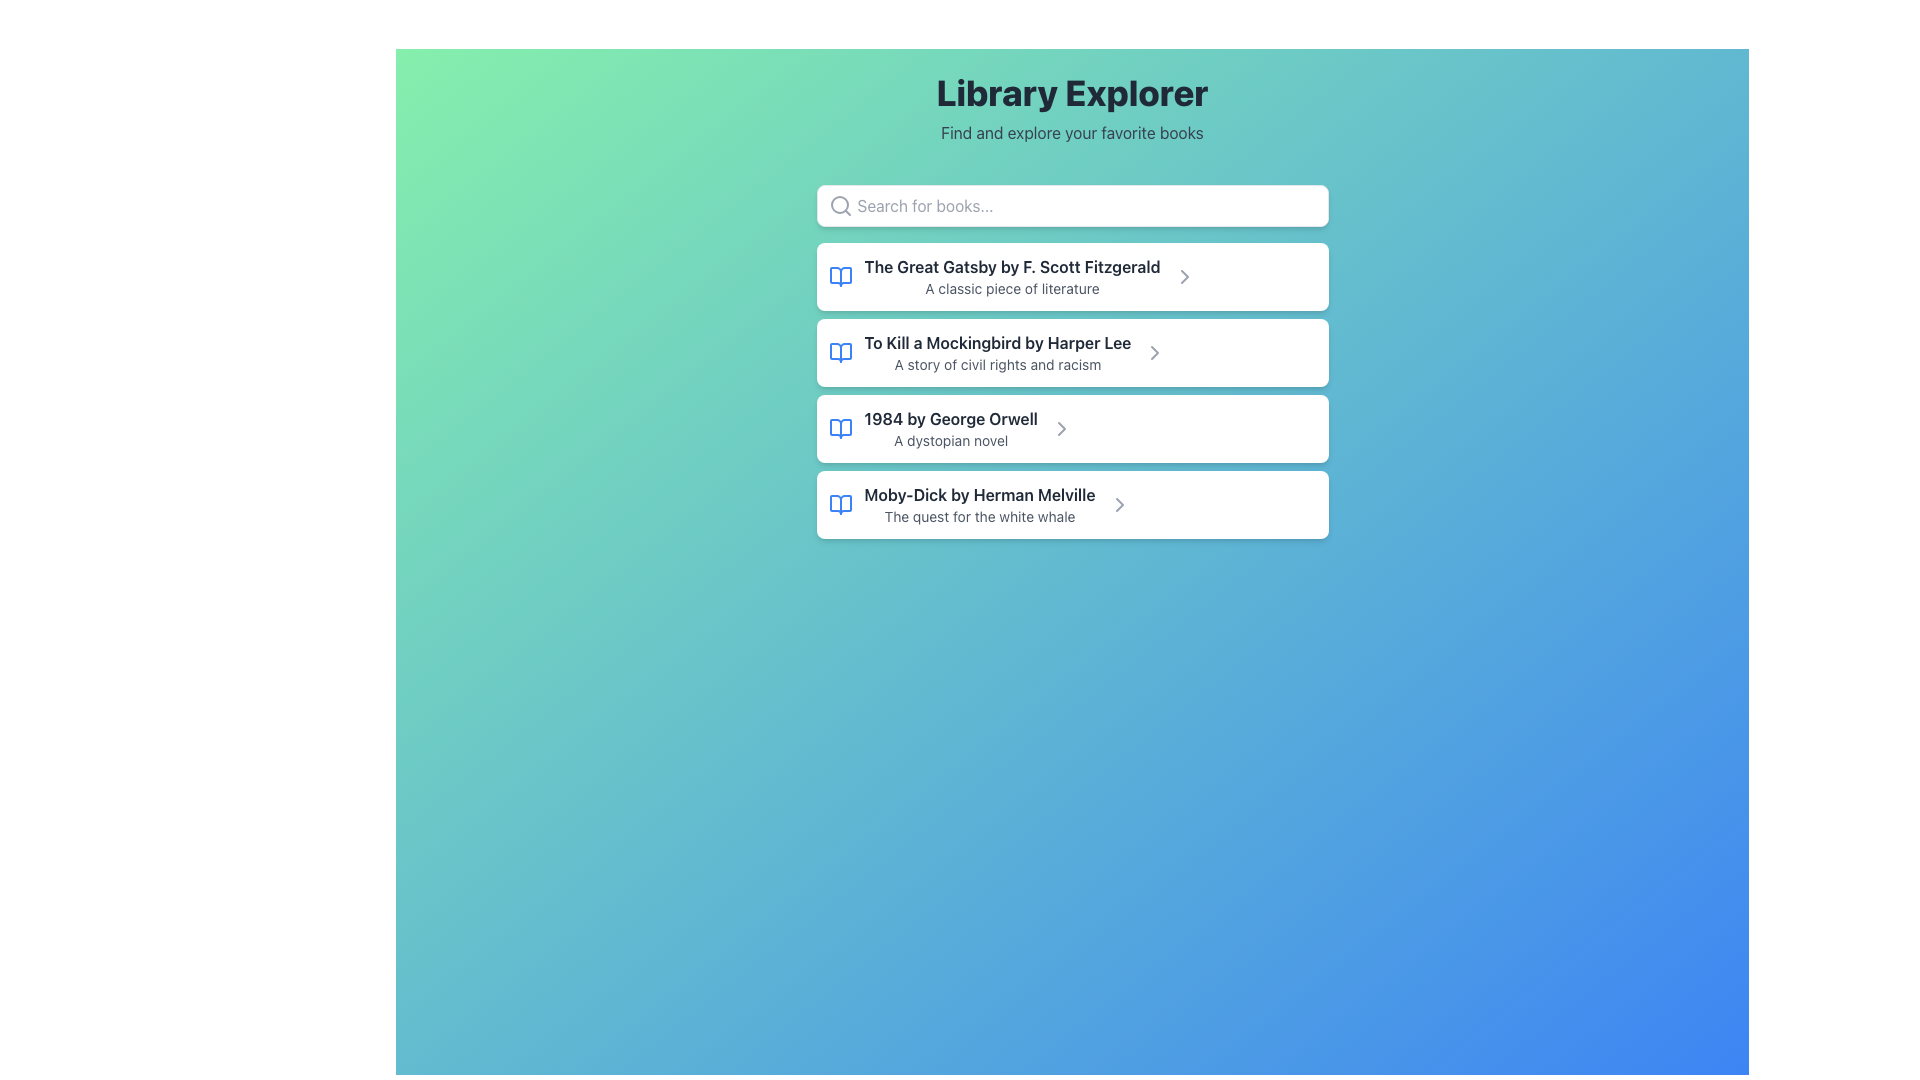 The image size is (1920, 1080). Describe the element at coordinates (840, 352) in the screenshot. I see `the blue book icon with an outline style located at the leftmost side of the second row for the entry 'To Kill a Mockingbird by Harper Lee'` at that location.